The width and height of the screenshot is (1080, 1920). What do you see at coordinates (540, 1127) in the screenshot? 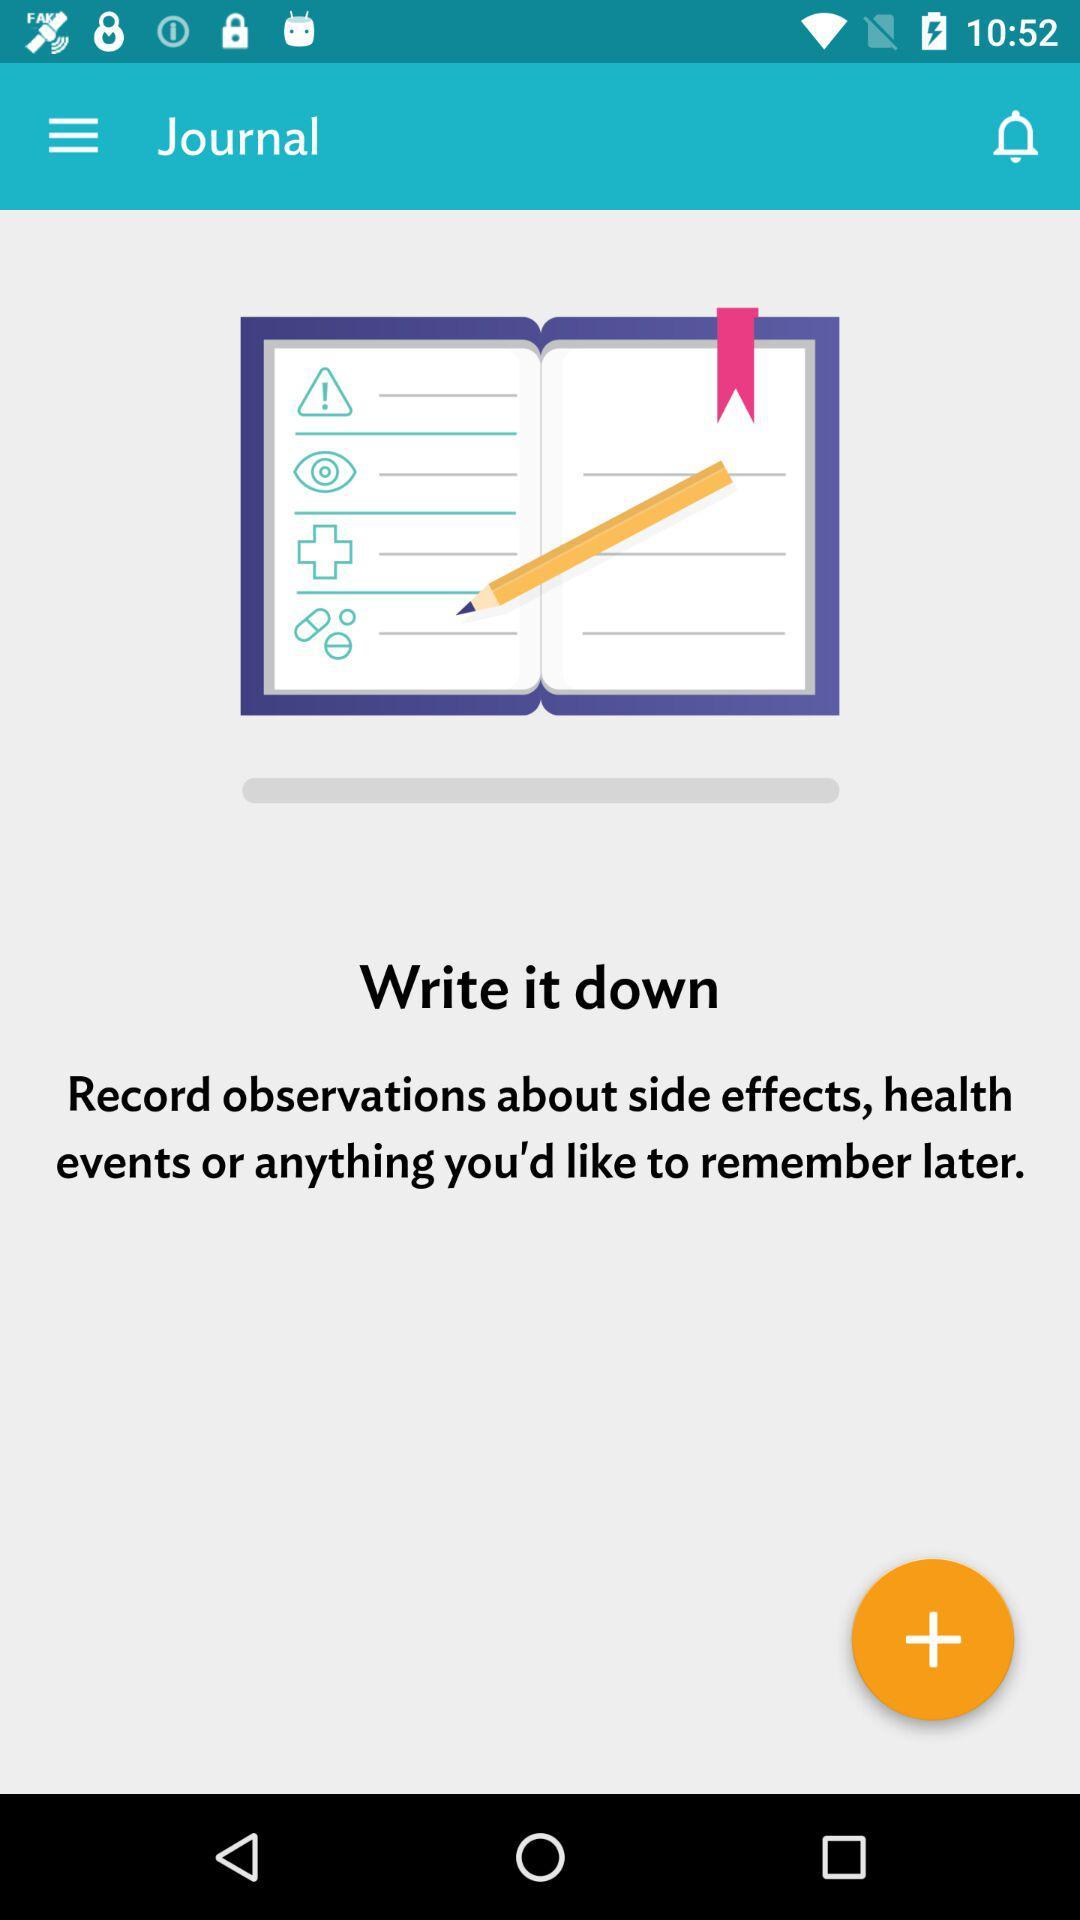
I see `item below the write it down item` at bounding box center [540, 1127].